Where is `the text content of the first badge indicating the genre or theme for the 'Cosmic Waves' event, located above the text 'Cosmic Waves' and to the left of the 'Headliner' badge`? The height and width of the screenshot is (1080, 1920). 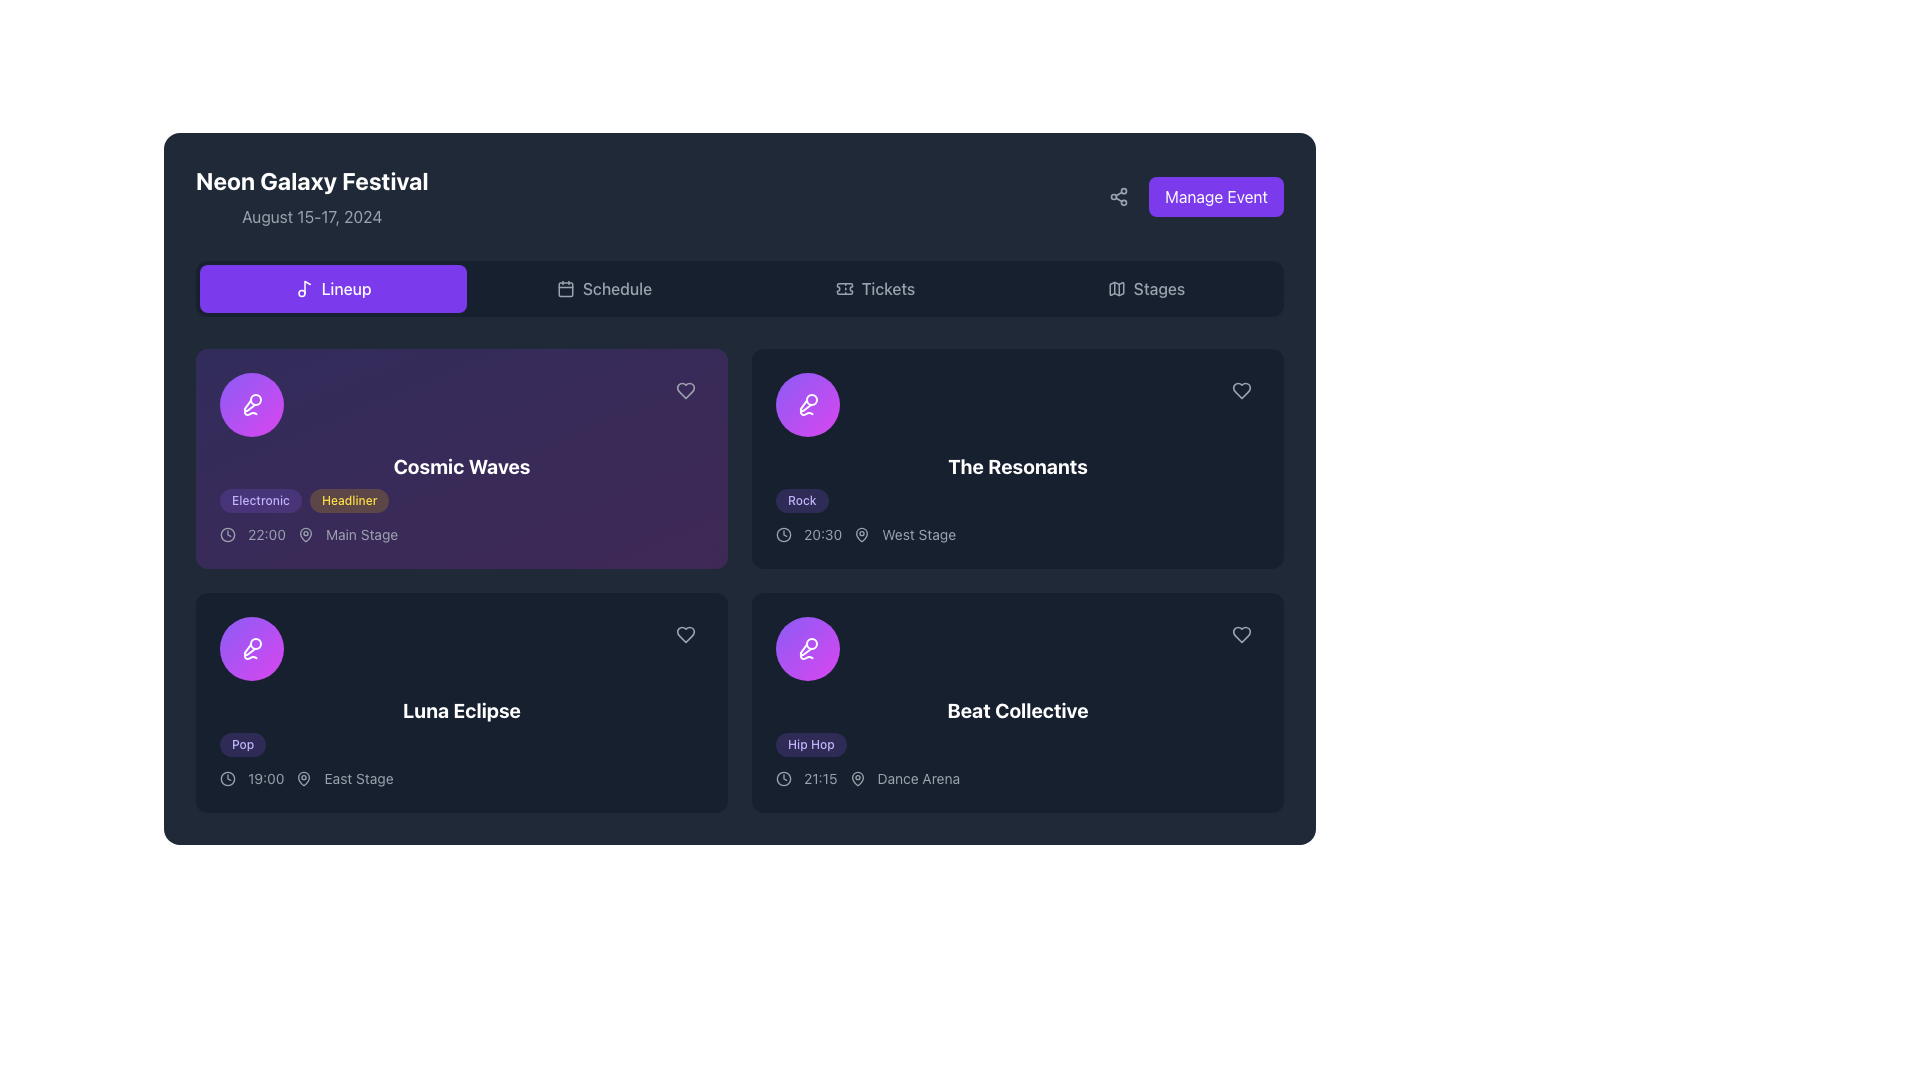
the text content of the first badge indicating the genre or theme for the 'Cosmic Waves' event, located above the text 'Cosmic Waves' and to the left of the 'Headliner' badge is located at coordinates (259, 500).